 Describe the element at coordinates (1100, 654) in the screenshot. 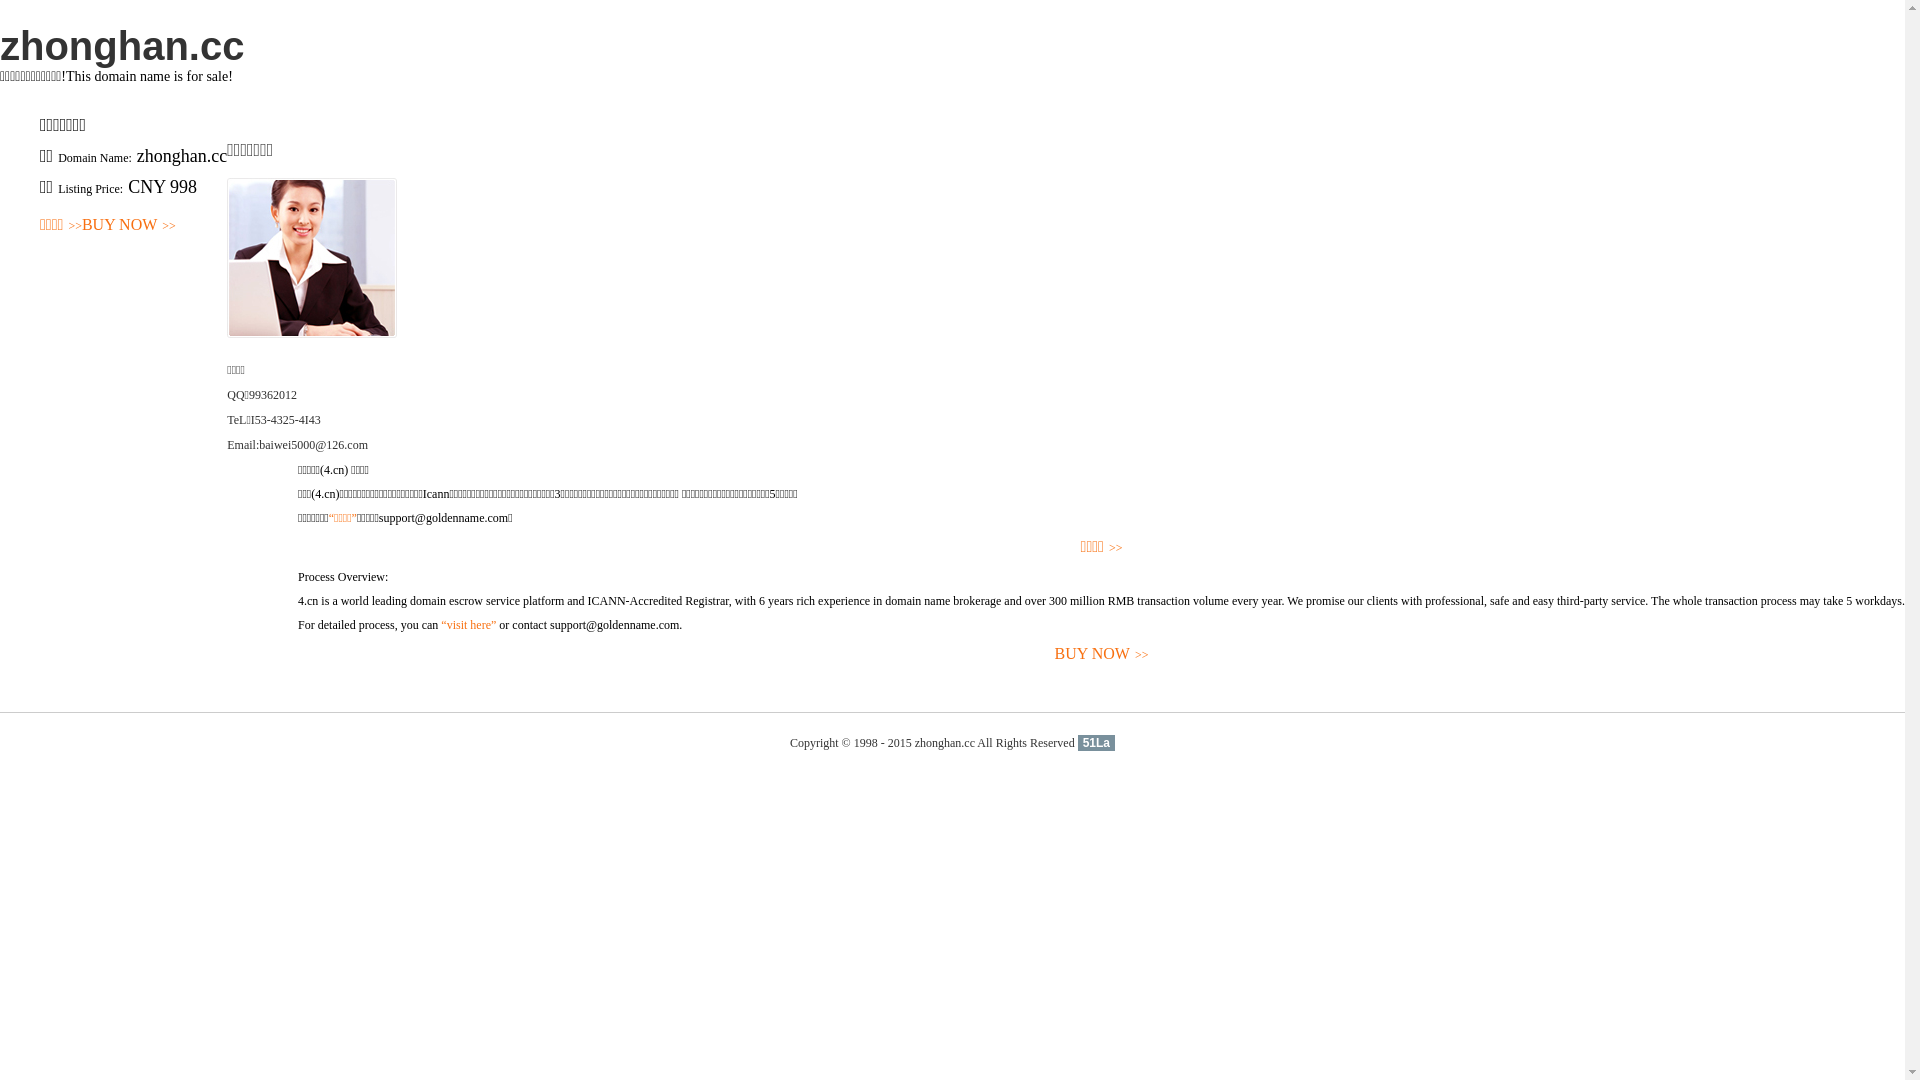

I see `'BUY NOW>>'` at that location.